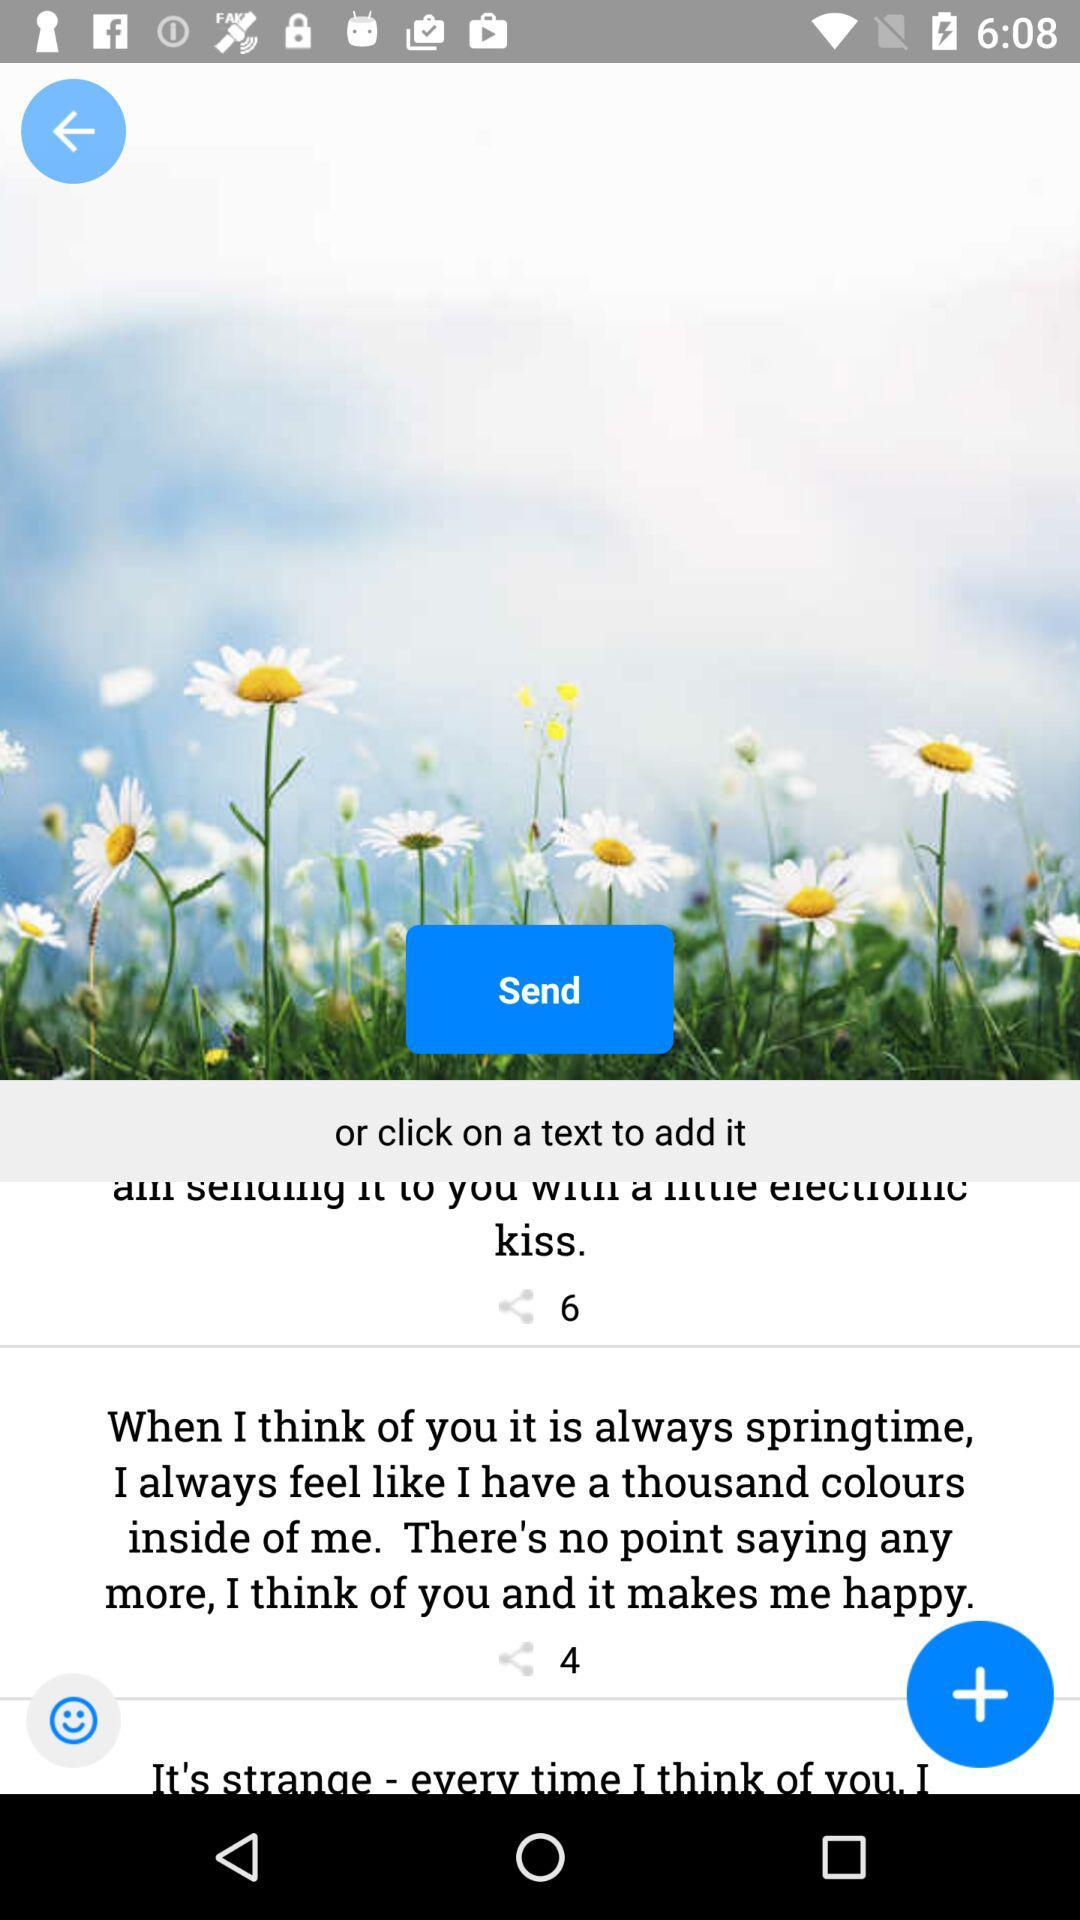  Describe the element at coordinates (979, 1693) in the screenshot. I see `the add icon` at that location.